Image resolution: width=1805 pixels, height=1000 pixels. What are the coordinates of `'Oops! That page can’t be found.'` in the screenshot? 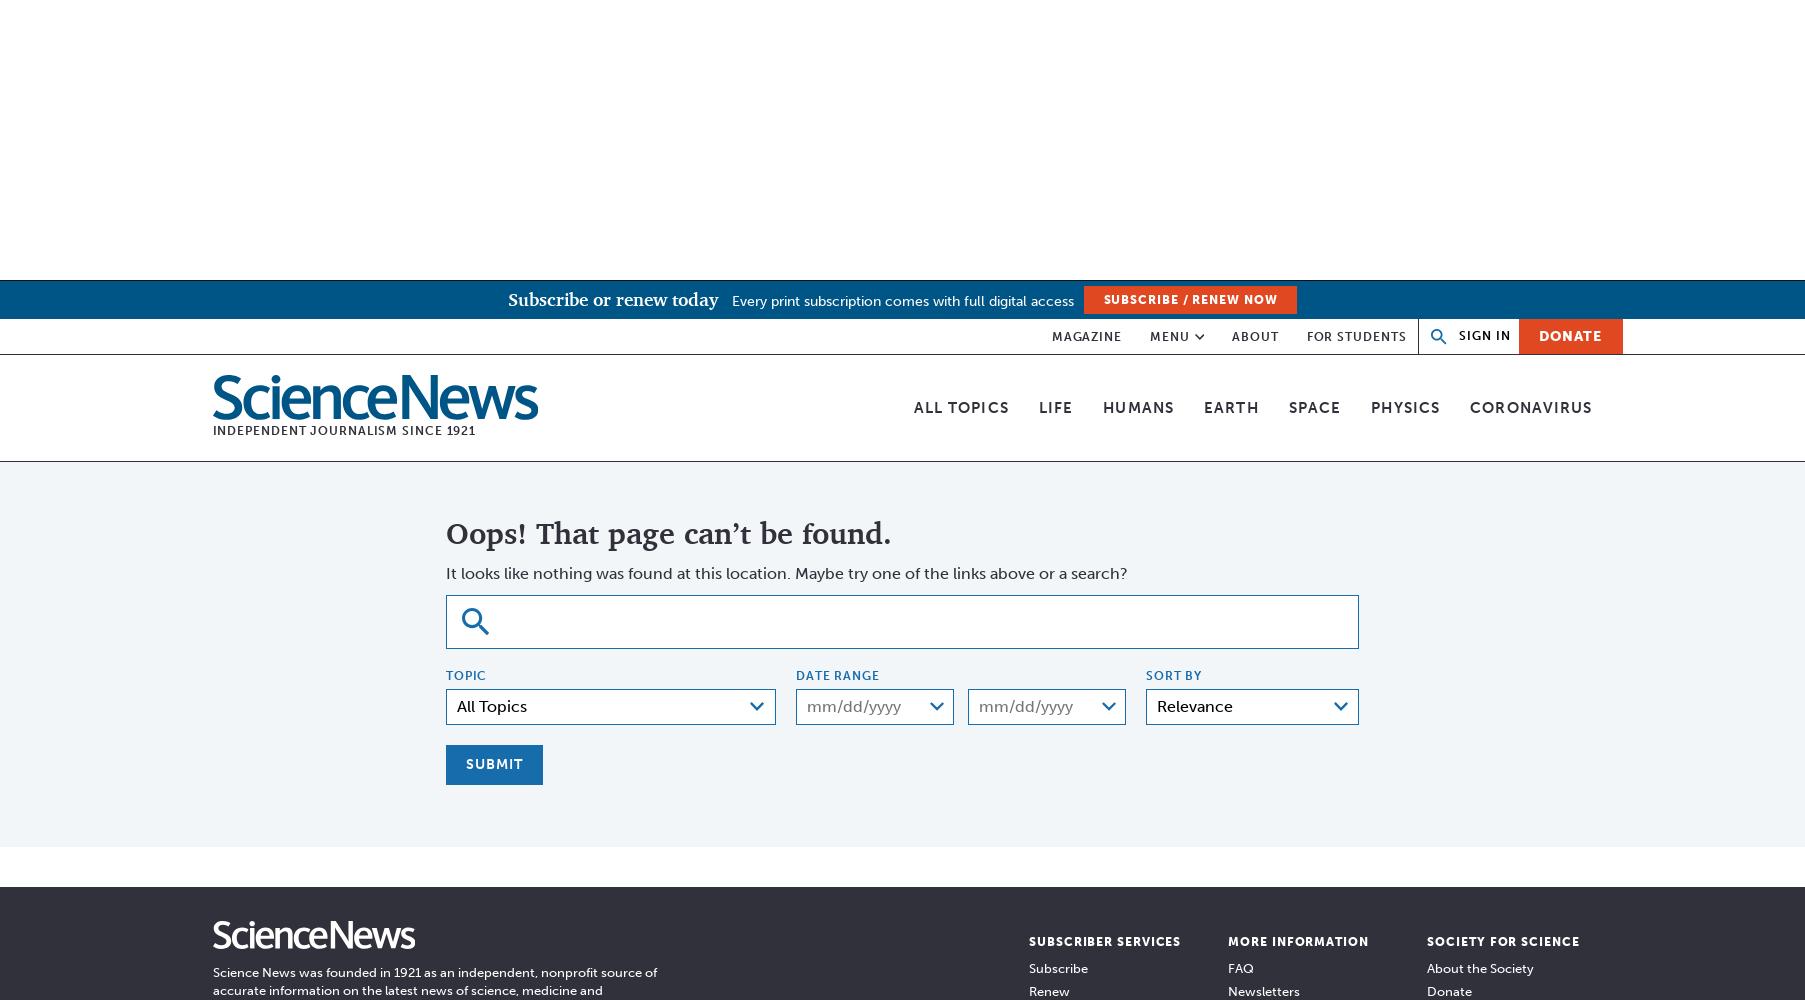 It's located at (668, 533).